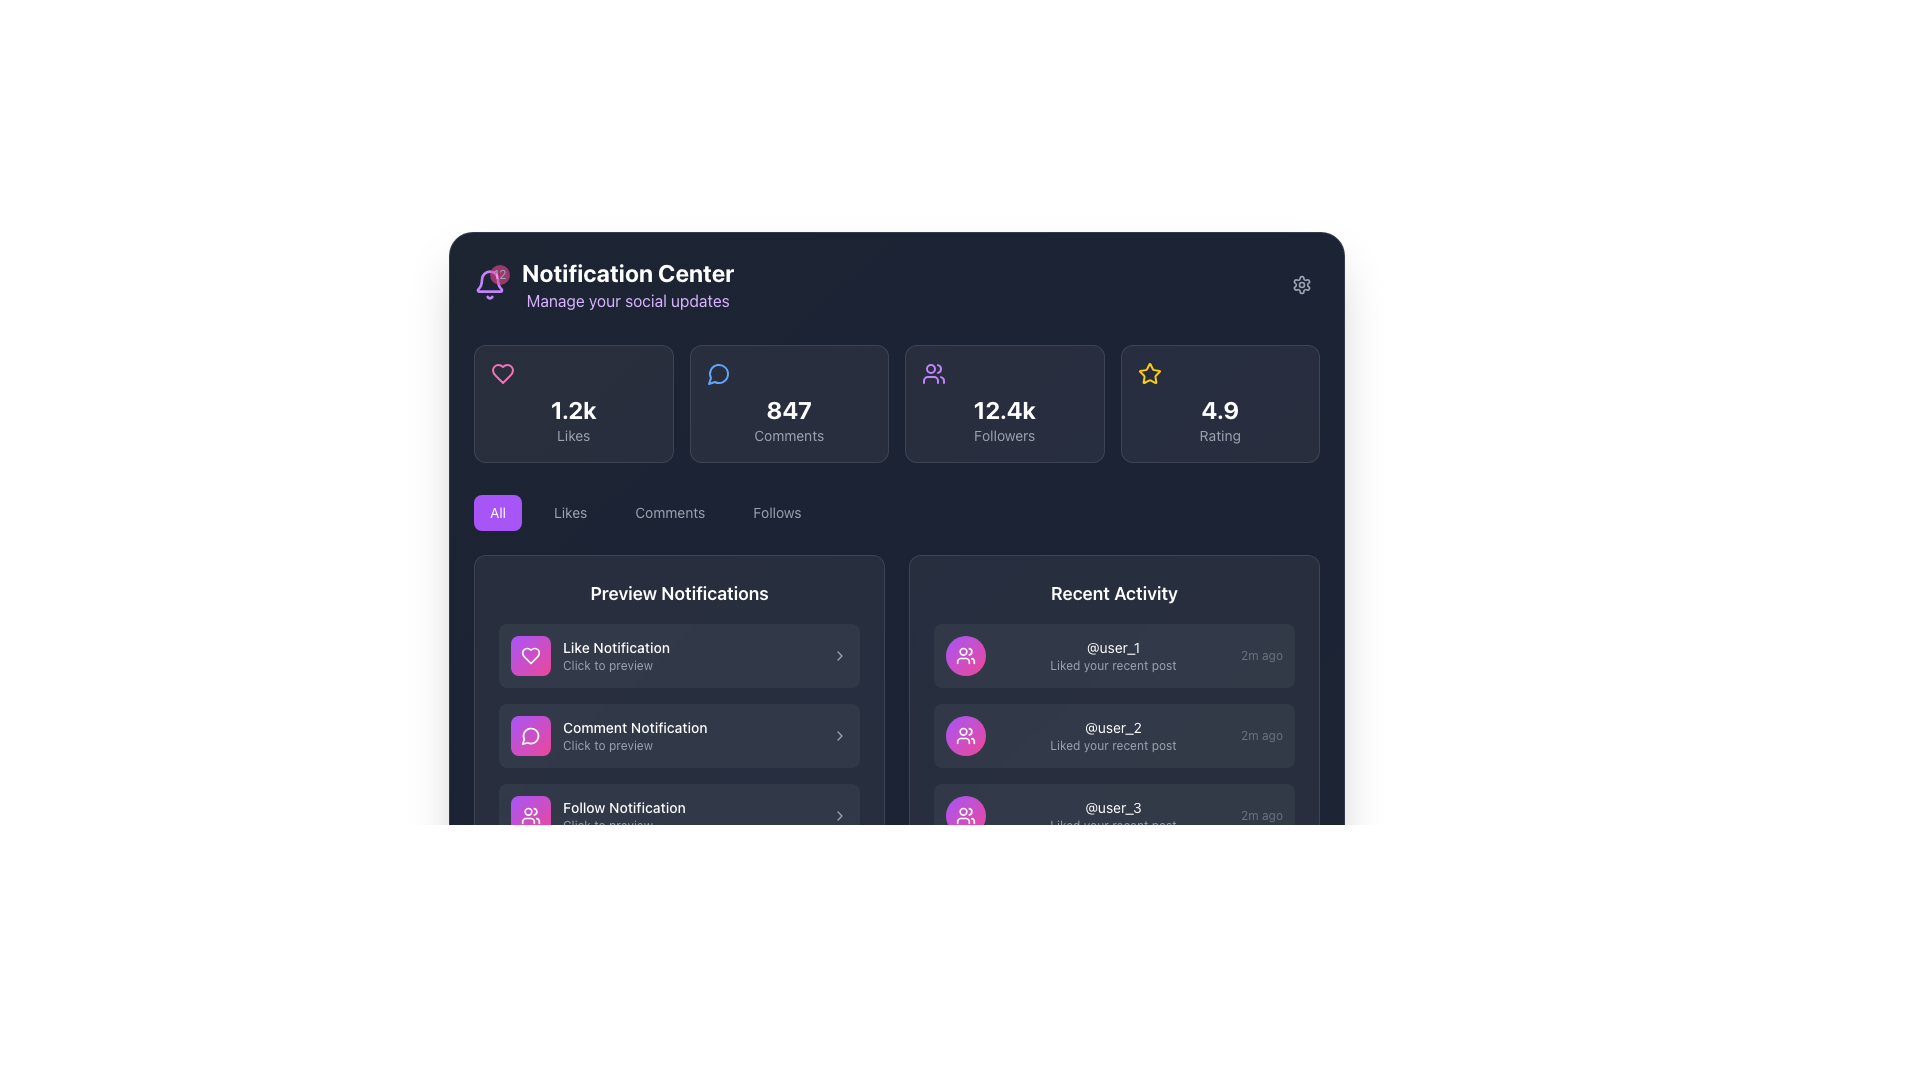 Image resolution: width=1920 pixels, height=1080 pixels. Describe the element at coordinates (531, 736) in the screenshot. I see `the Icon button, which is a small square button with a gradient background transitioning from purple to pink, featuring a white comment bubble icon, located in the left side of the second item in the 'Preview Notifications' list` at that location.